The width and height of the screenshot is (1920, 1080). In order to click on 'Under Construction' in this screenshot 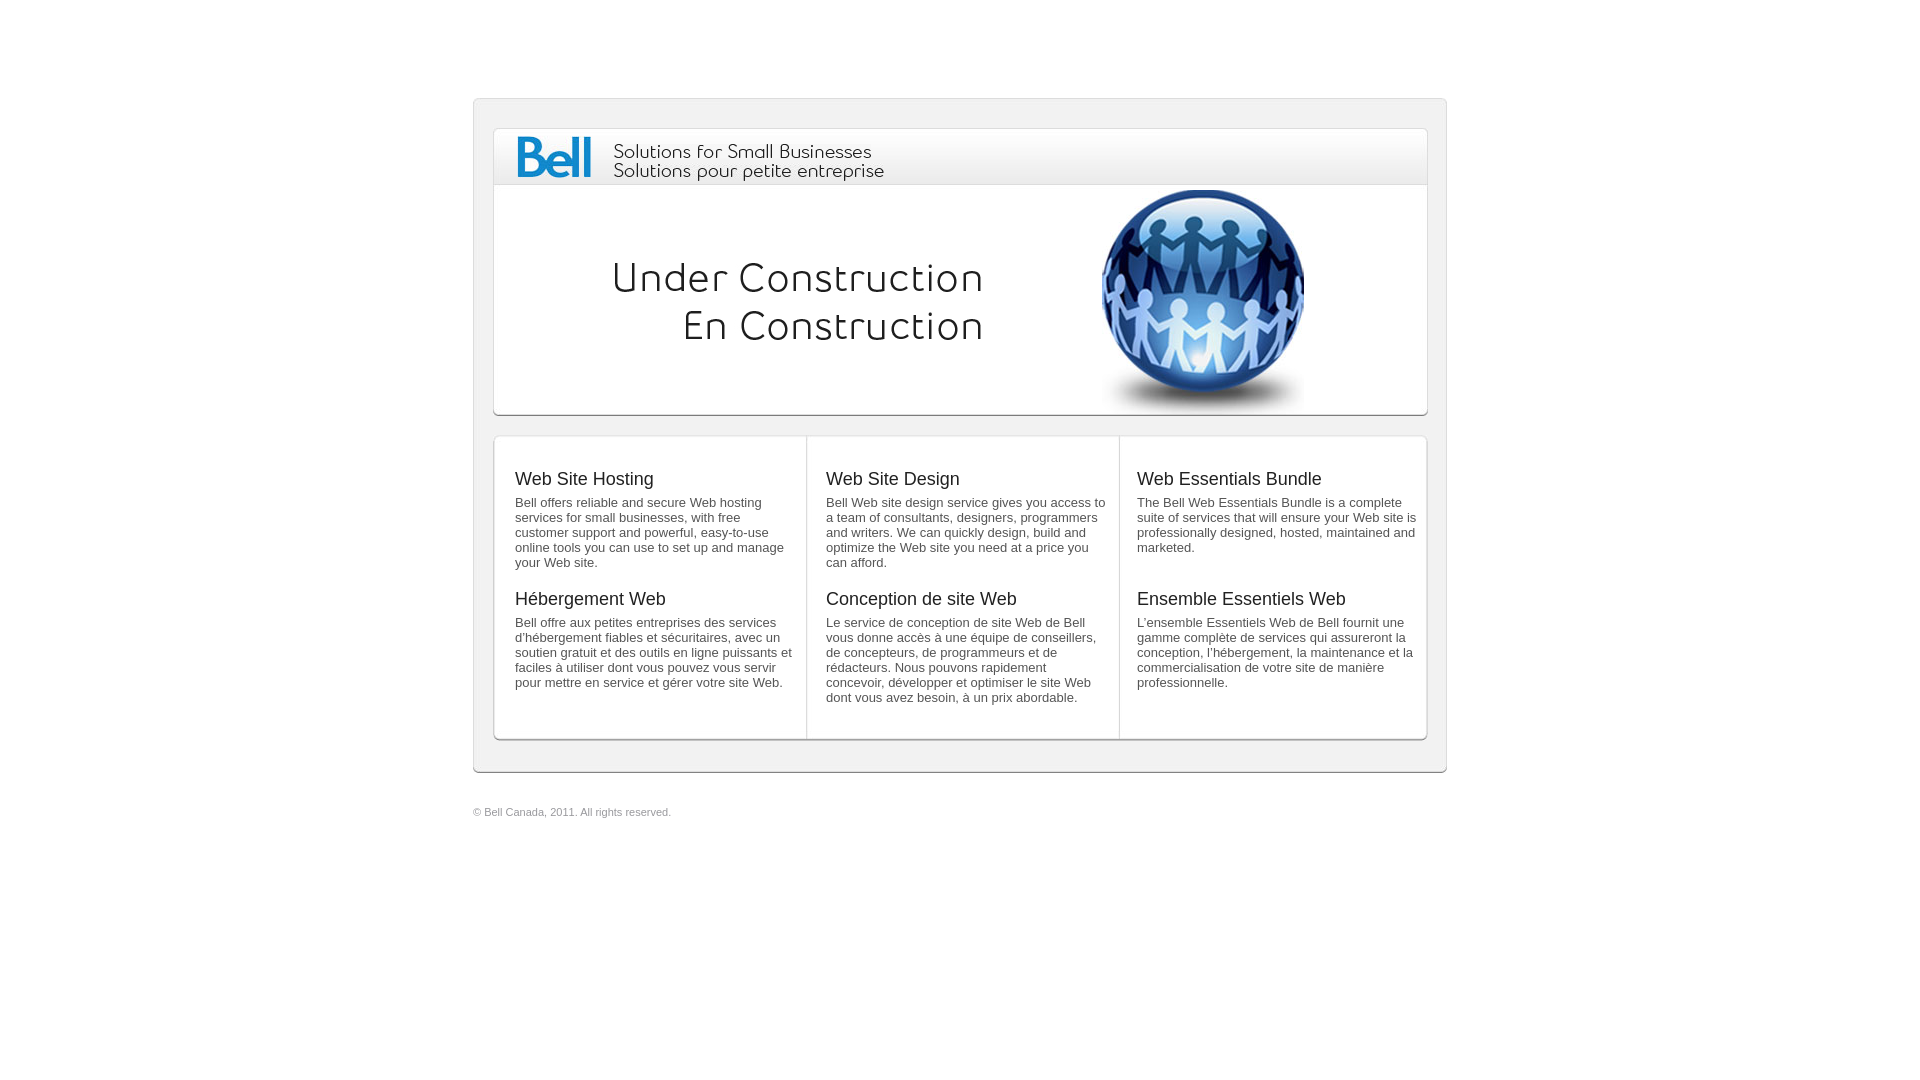, I will do `click(796, 277)`.